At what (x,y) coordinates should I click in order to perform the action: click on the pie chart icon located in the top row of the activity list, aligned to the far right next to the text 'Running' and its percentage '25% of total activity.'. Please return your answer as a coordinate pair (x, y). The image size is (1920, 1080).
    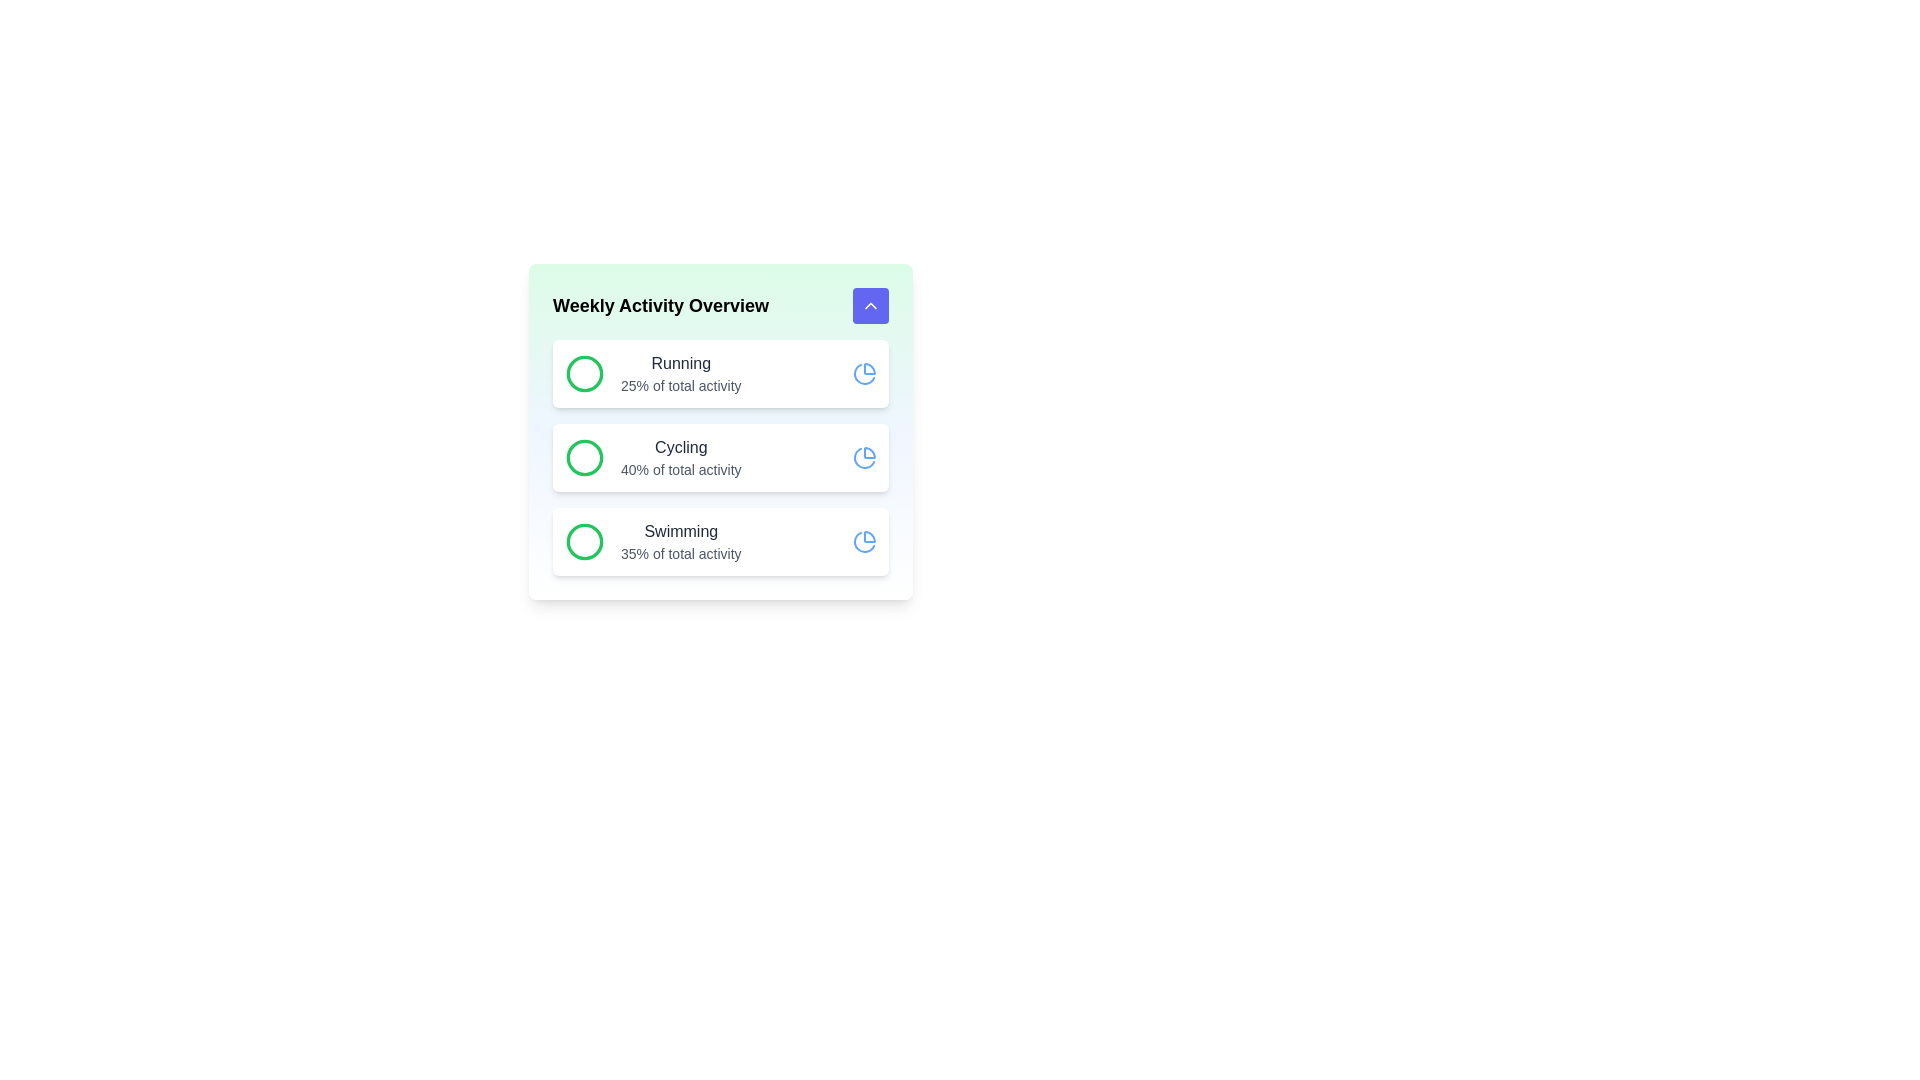
    Looking at the image, I should click on (864, 374).